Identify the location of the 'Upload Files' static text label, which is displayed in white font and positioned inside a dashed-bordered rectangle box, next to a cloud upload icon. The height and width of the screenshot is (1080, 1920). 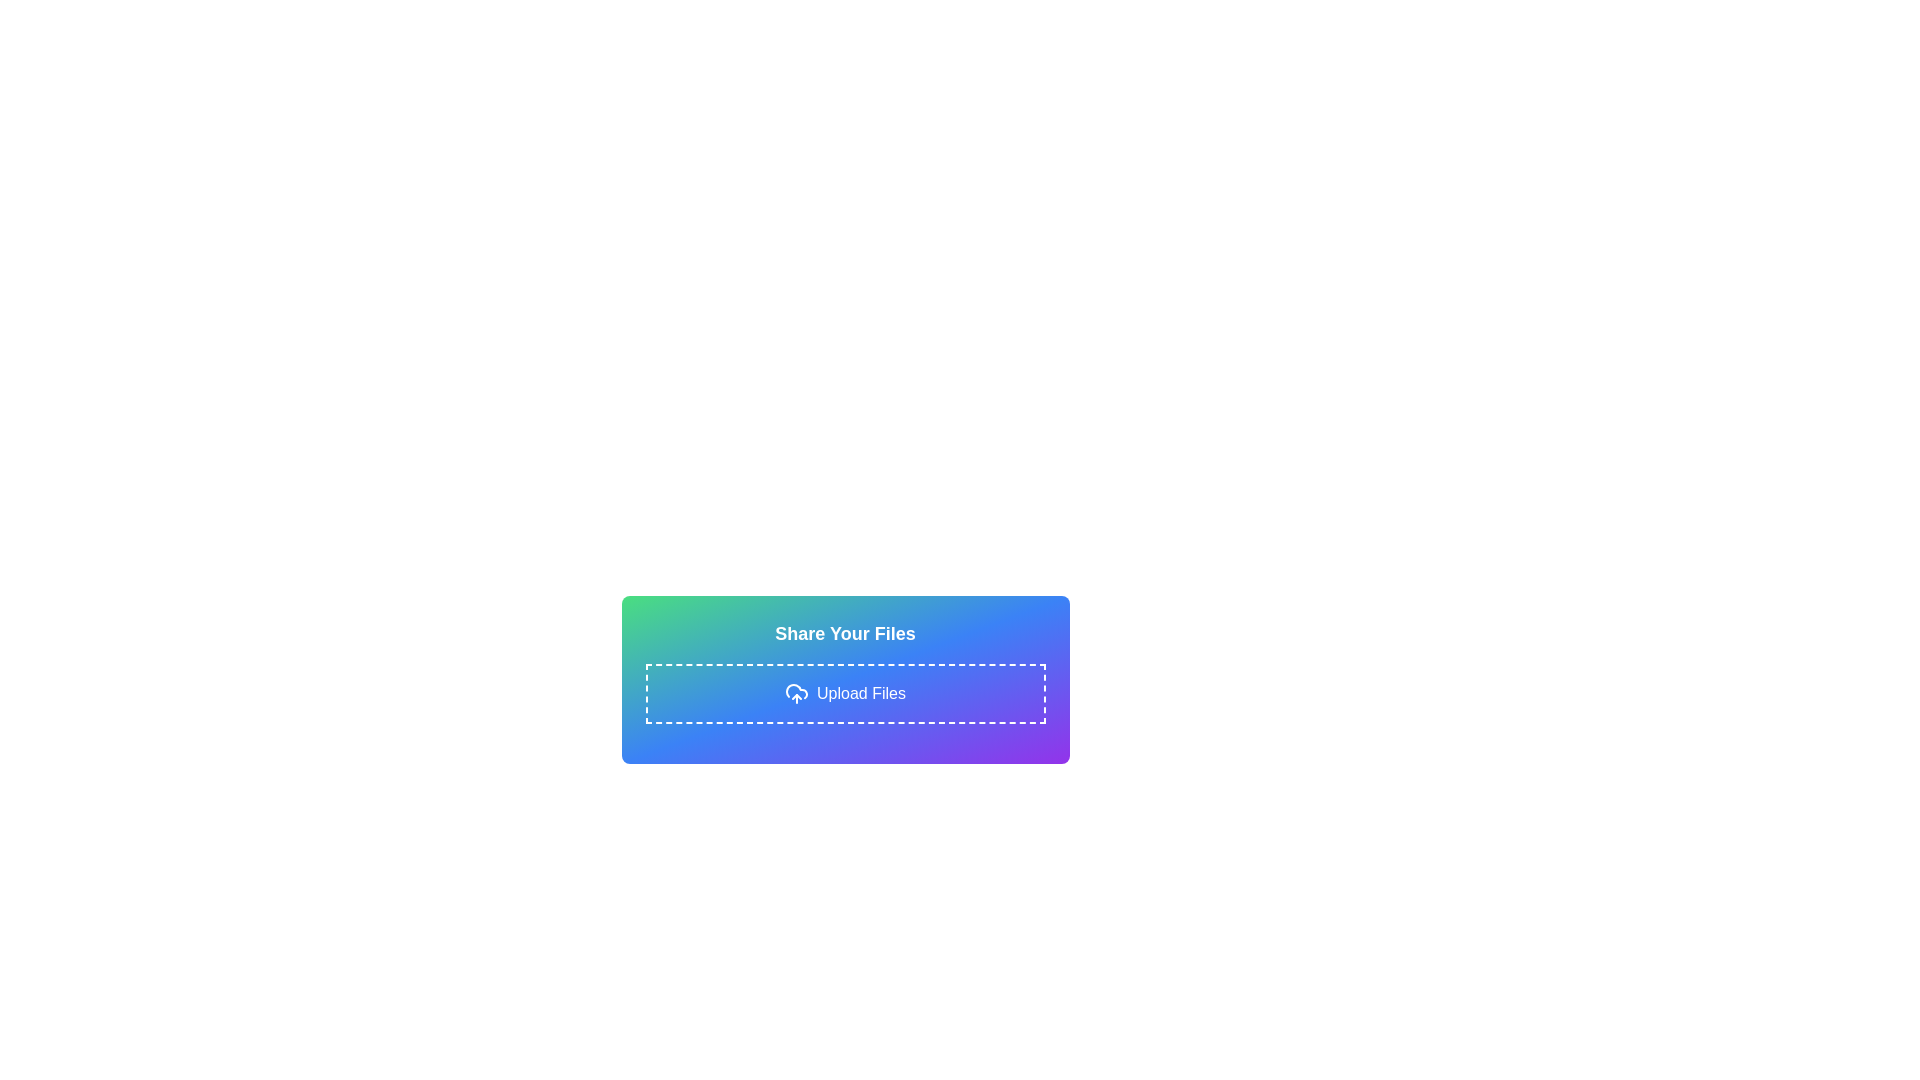
(861, 693).